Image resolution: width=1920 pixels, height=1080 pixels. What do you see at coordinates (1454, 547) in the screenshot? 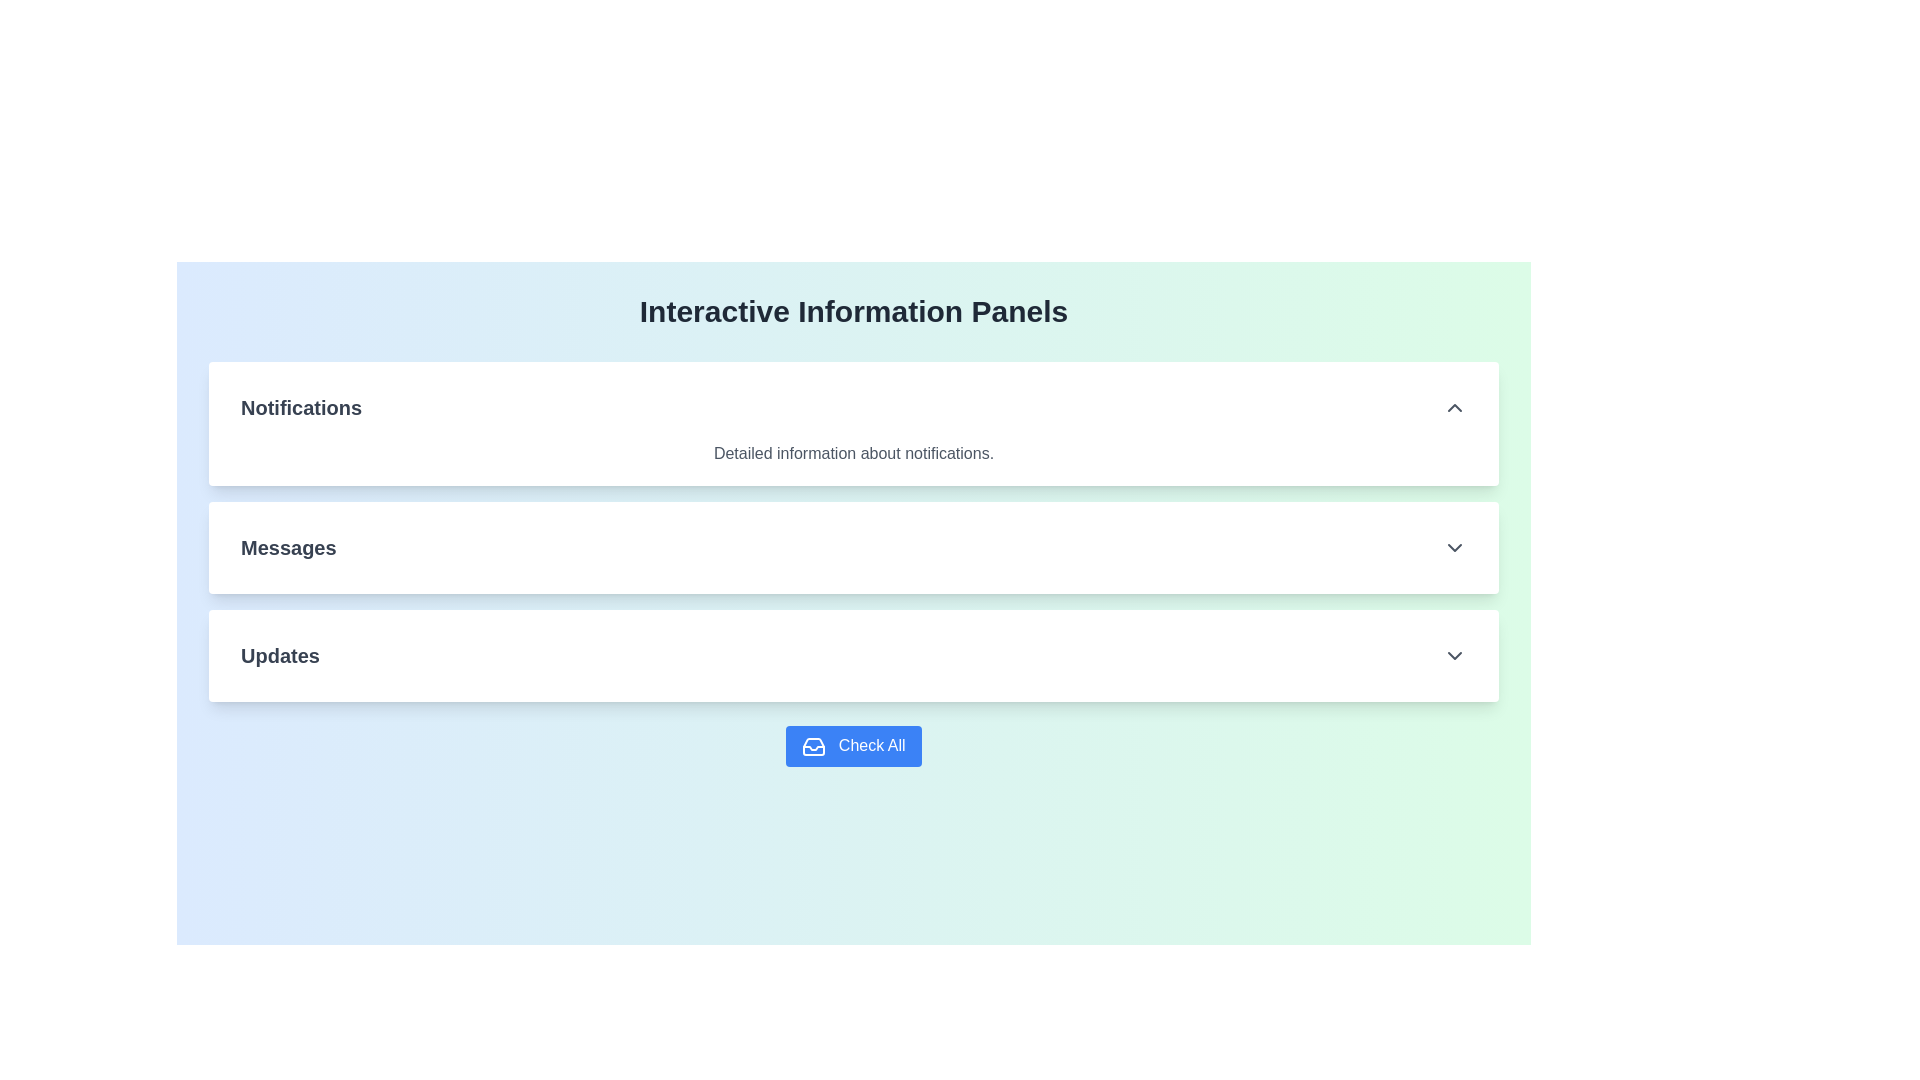
I see `the chevron-down icon at the far-right end of the 'Messages' section` at bounding box center [1454, 547].